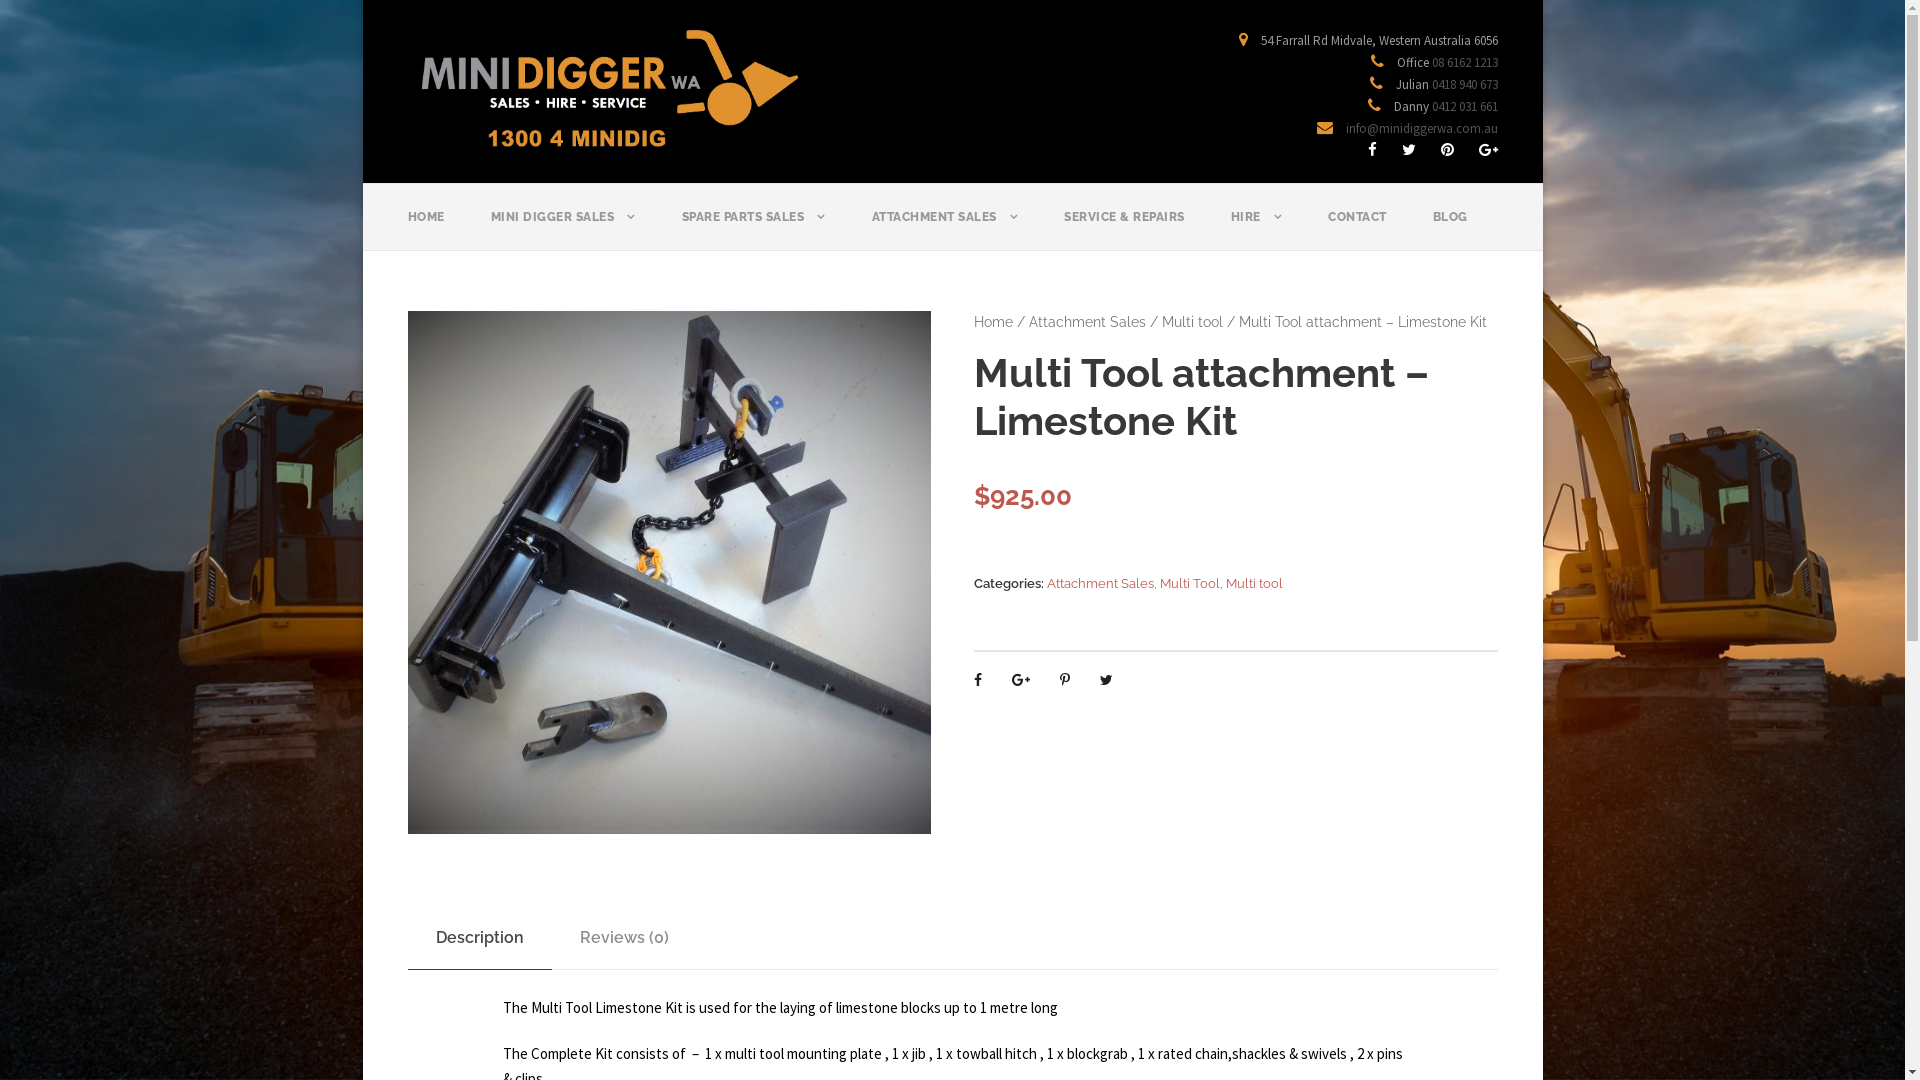 The image size is (1920, 1080). What do you see at coordinates (993, 320) in the screenshot?
I see `'Home'` at bounding box center [993, 320].